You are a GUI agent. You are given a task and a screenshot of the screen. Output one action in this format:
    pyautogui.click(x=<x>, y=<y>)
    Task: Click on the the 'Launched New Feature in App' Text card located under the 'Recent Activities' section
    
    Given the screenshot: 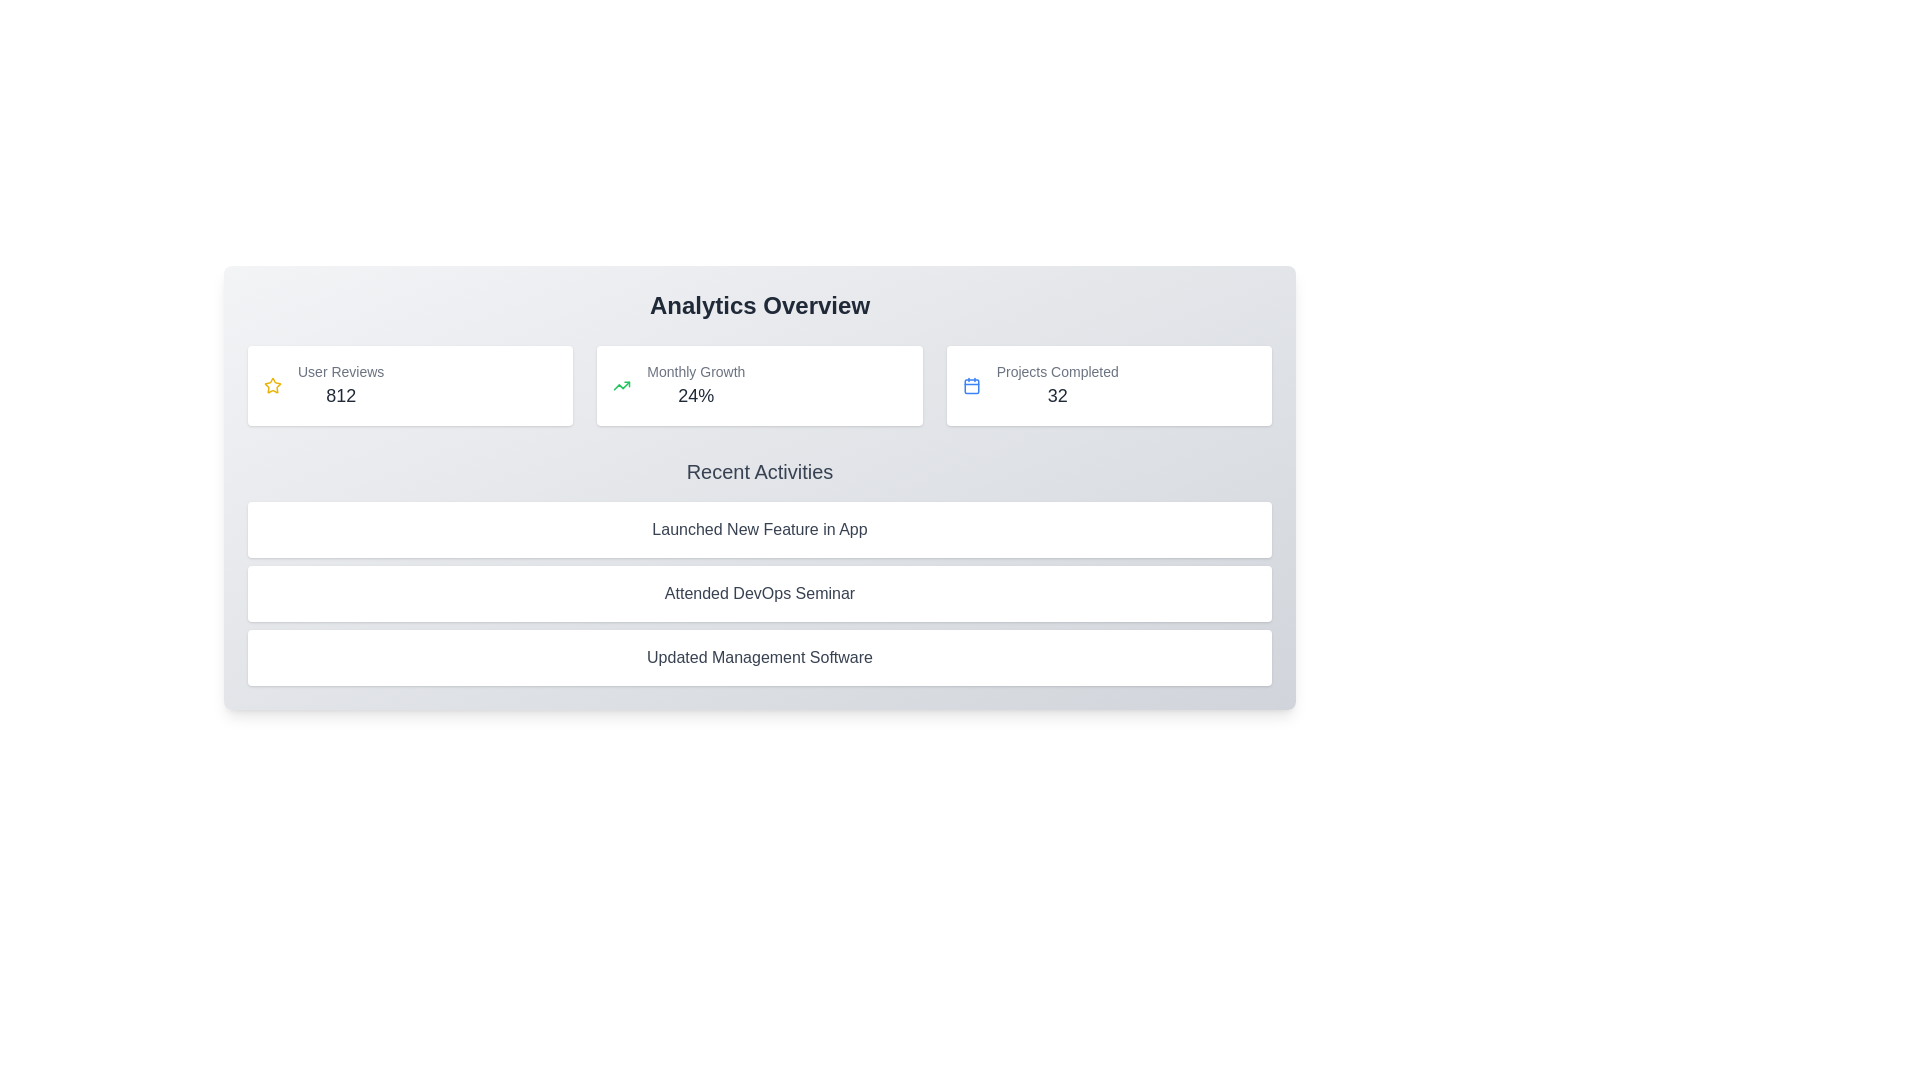 What is the action you would take?
    pyautogui.click(x=758, y=528)
    